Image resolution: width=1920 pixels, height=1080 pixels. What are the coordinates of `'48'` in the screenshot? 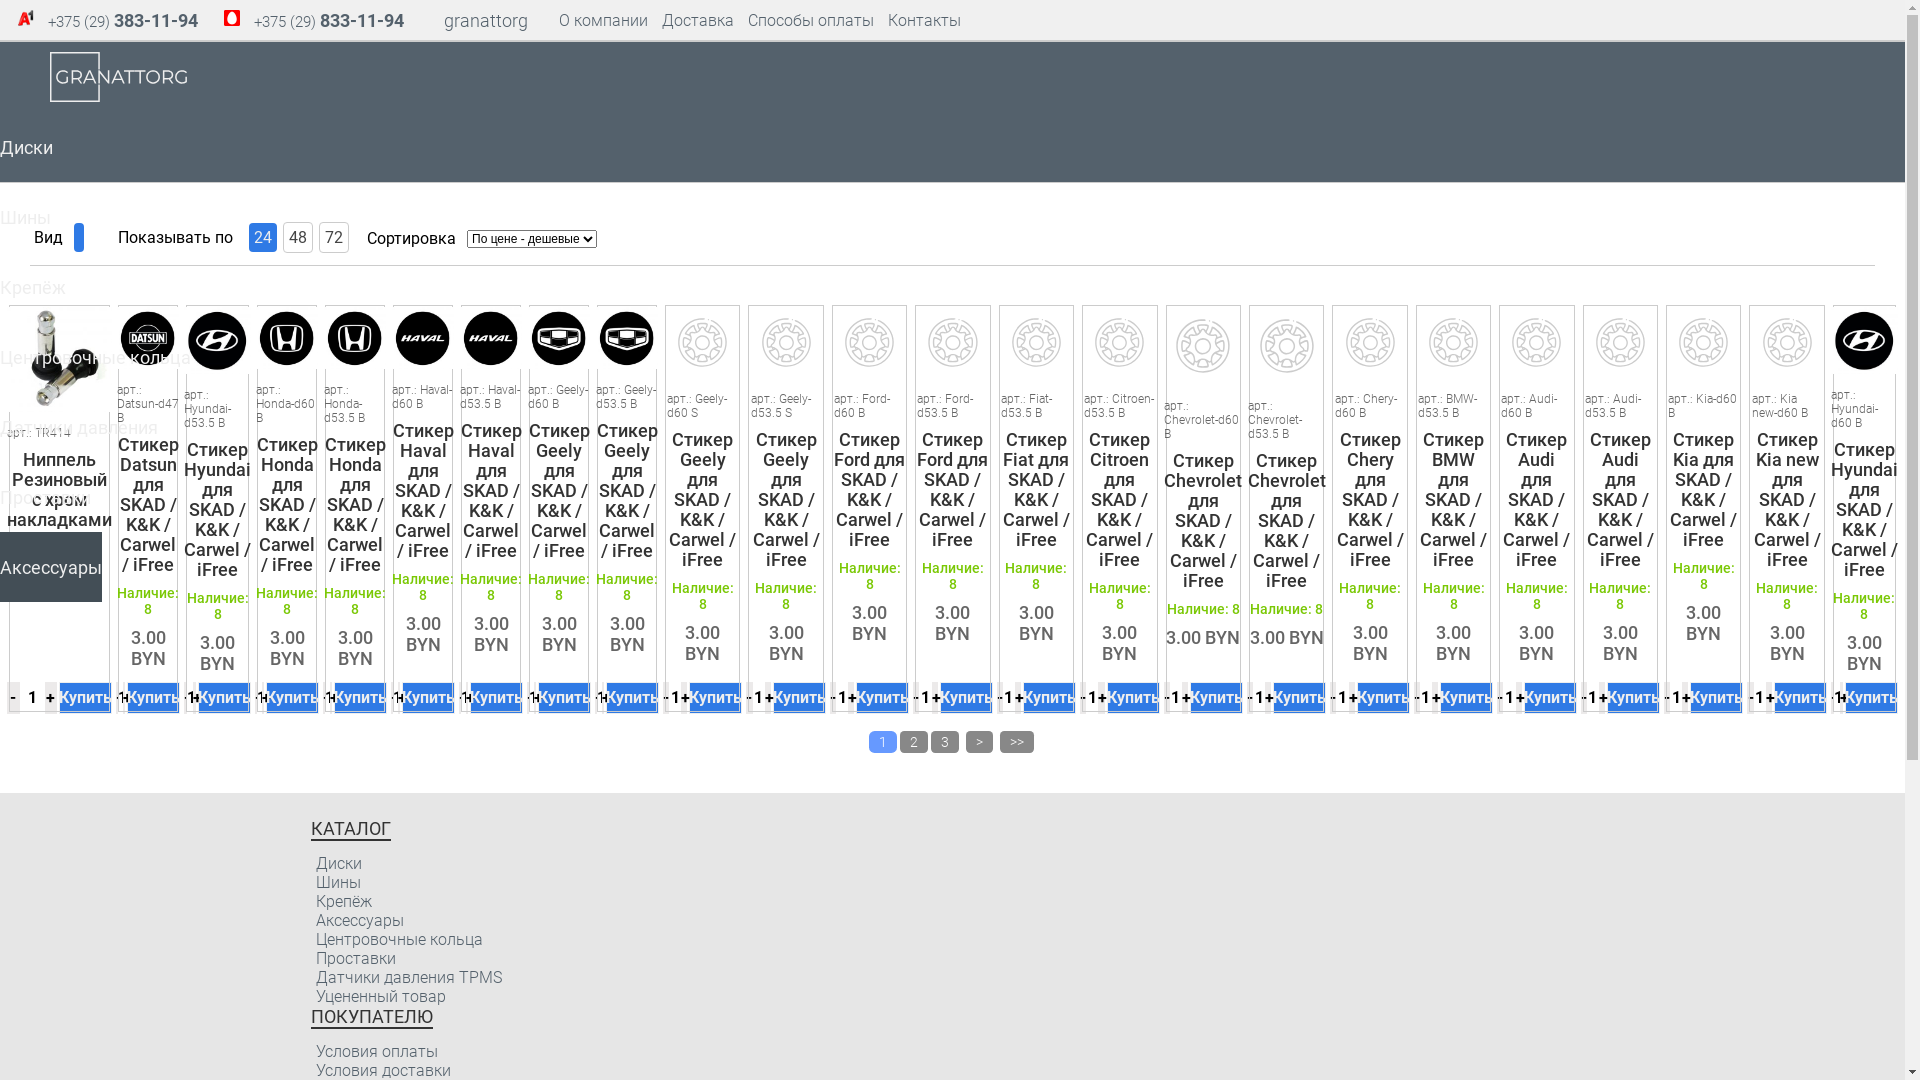 It's located at (296, 236).